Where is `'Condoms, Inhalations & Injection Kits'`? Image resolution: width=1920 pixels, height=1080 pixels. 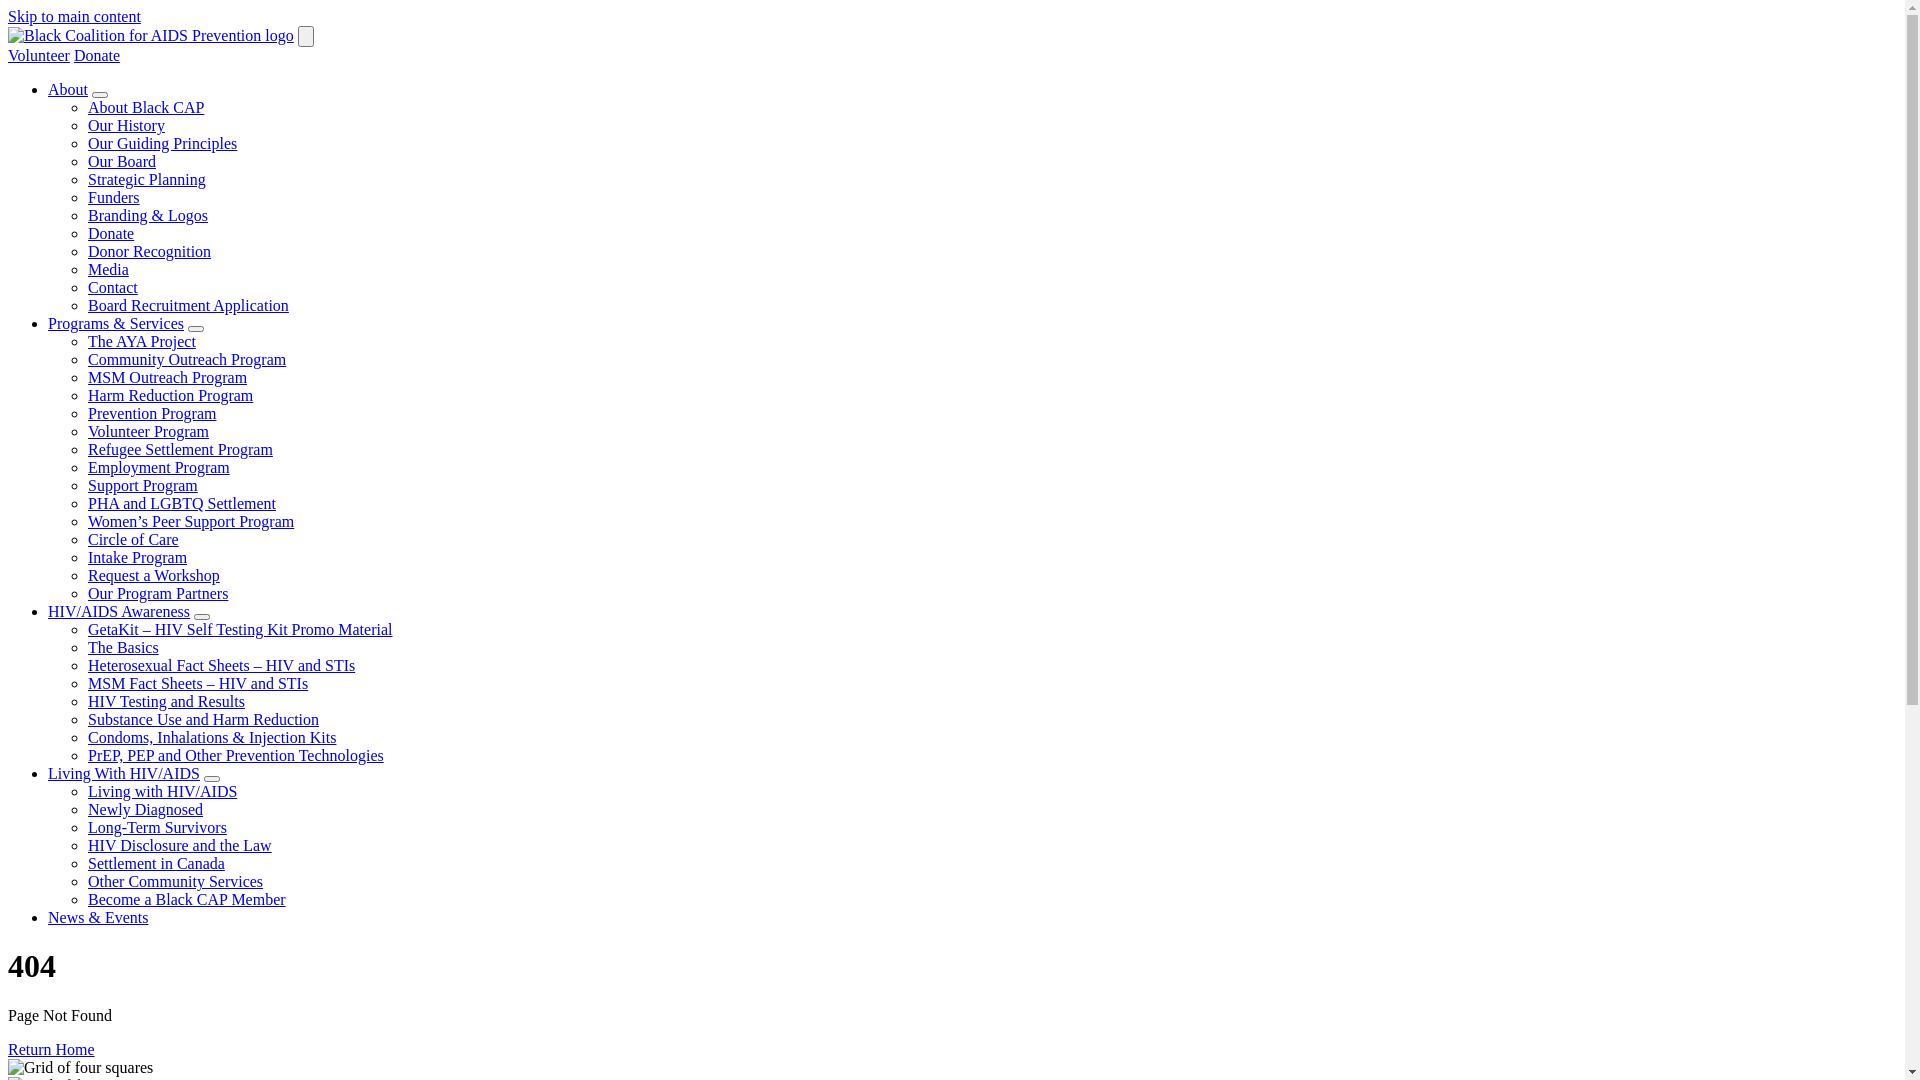 'Condoms, Inhalations & Injection Kits' is located at coordinates (211, 737).